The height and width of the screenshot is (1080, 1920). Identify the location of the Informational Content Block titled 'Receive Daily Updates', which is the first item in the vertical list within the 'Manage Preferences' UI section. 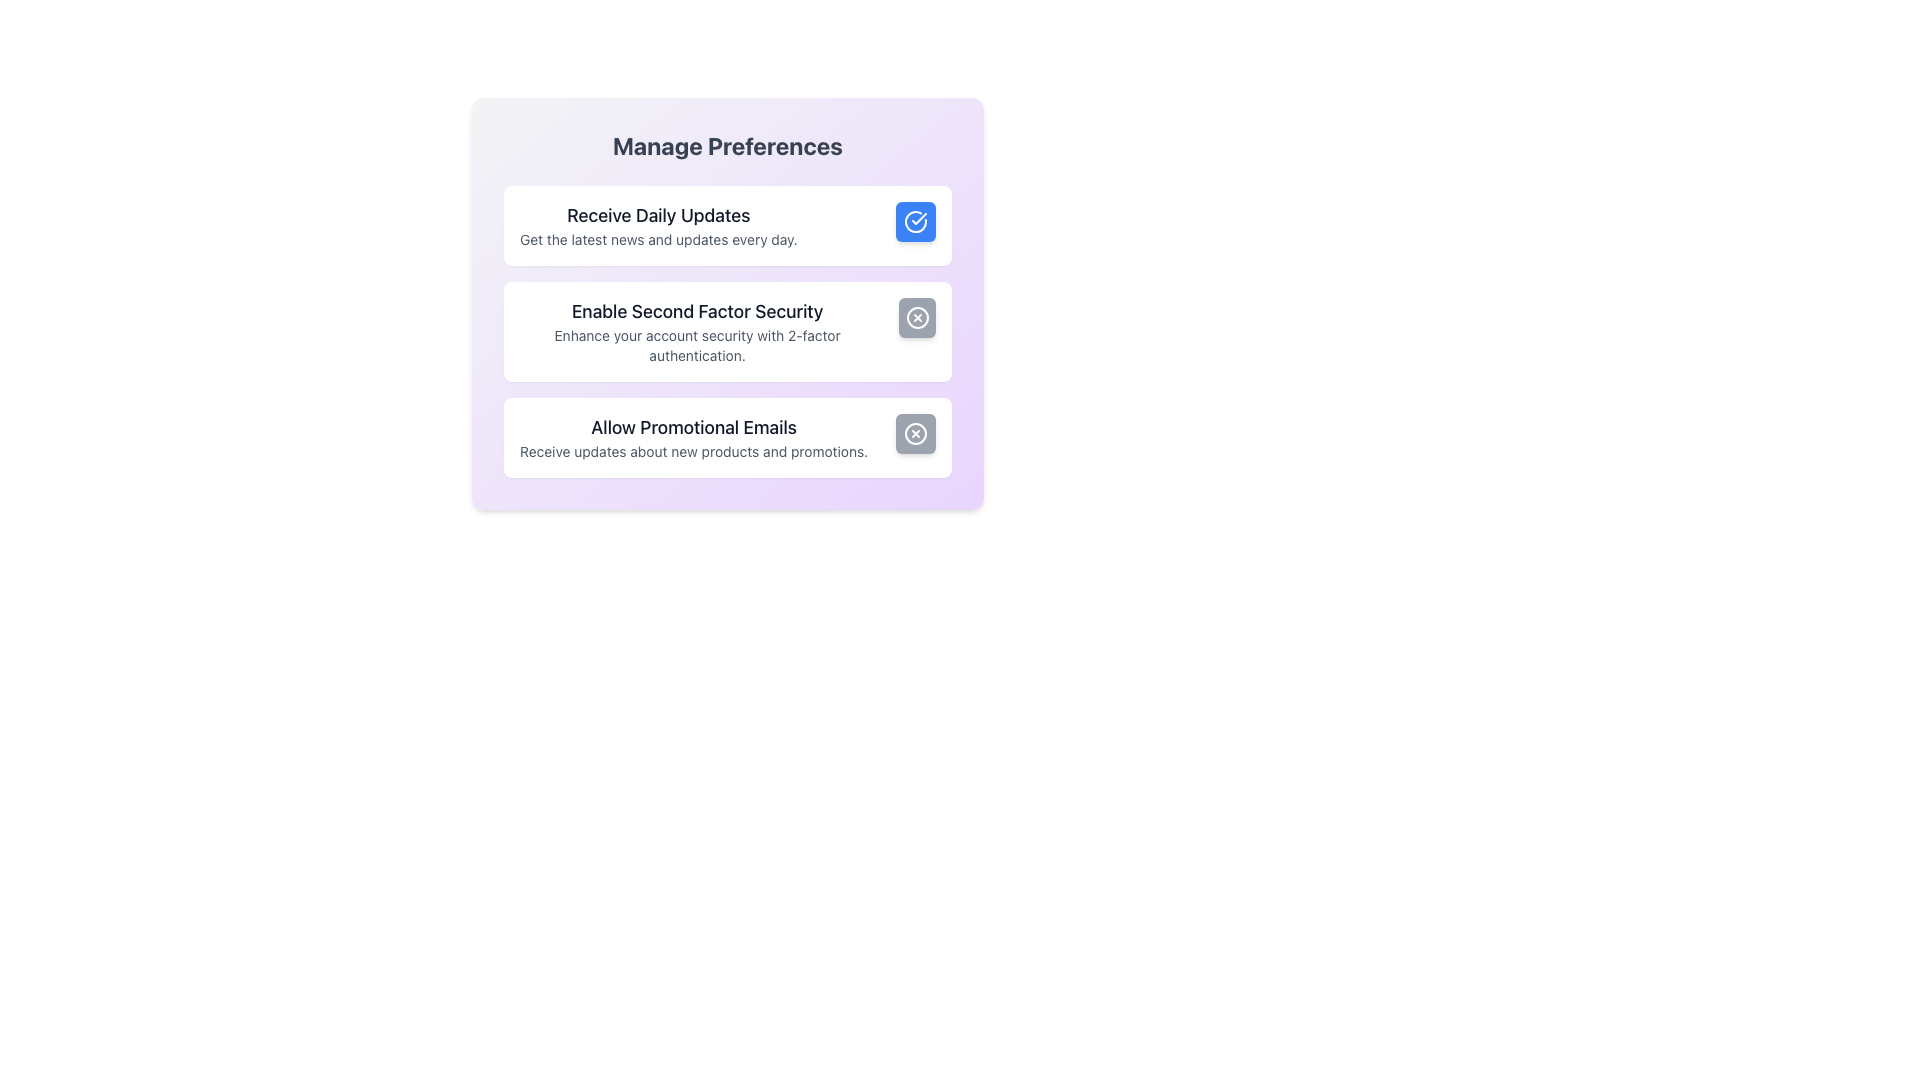
(658, 225).